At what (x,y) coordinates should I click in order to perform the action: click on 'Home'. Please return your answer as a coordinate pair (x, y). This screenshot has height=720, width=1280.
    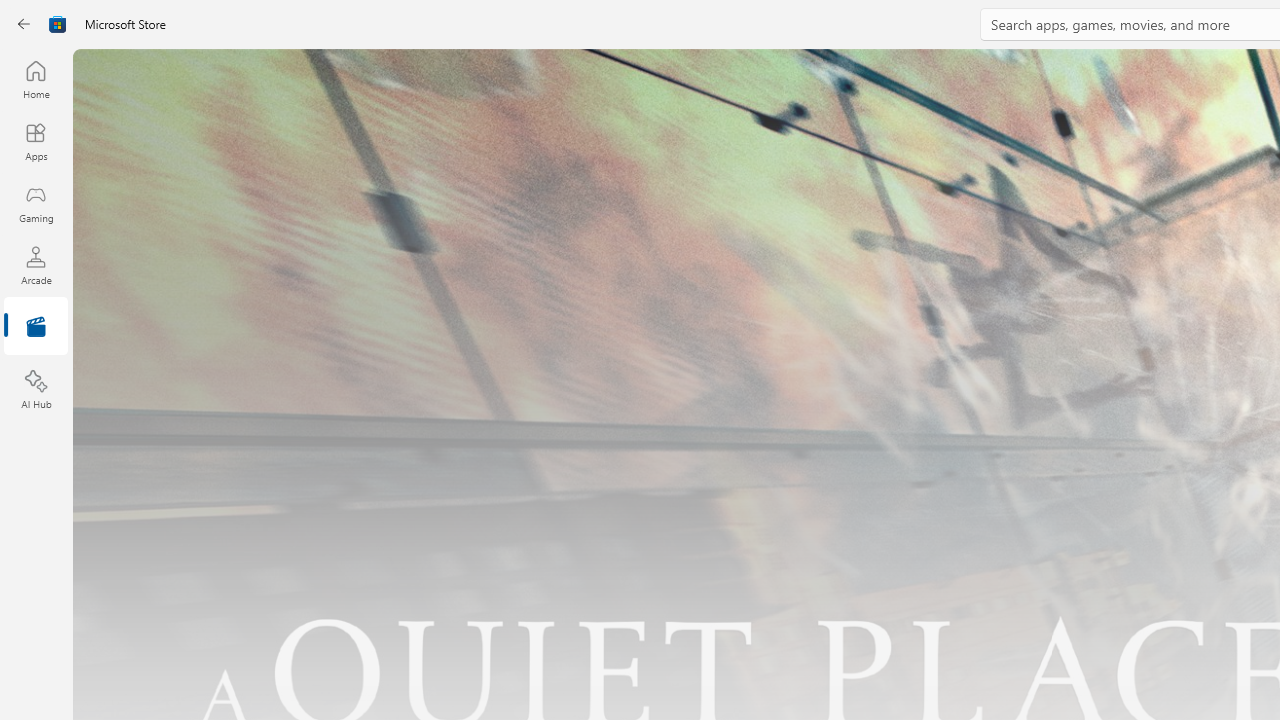
    Looking at the image, I should click on (35, 78).